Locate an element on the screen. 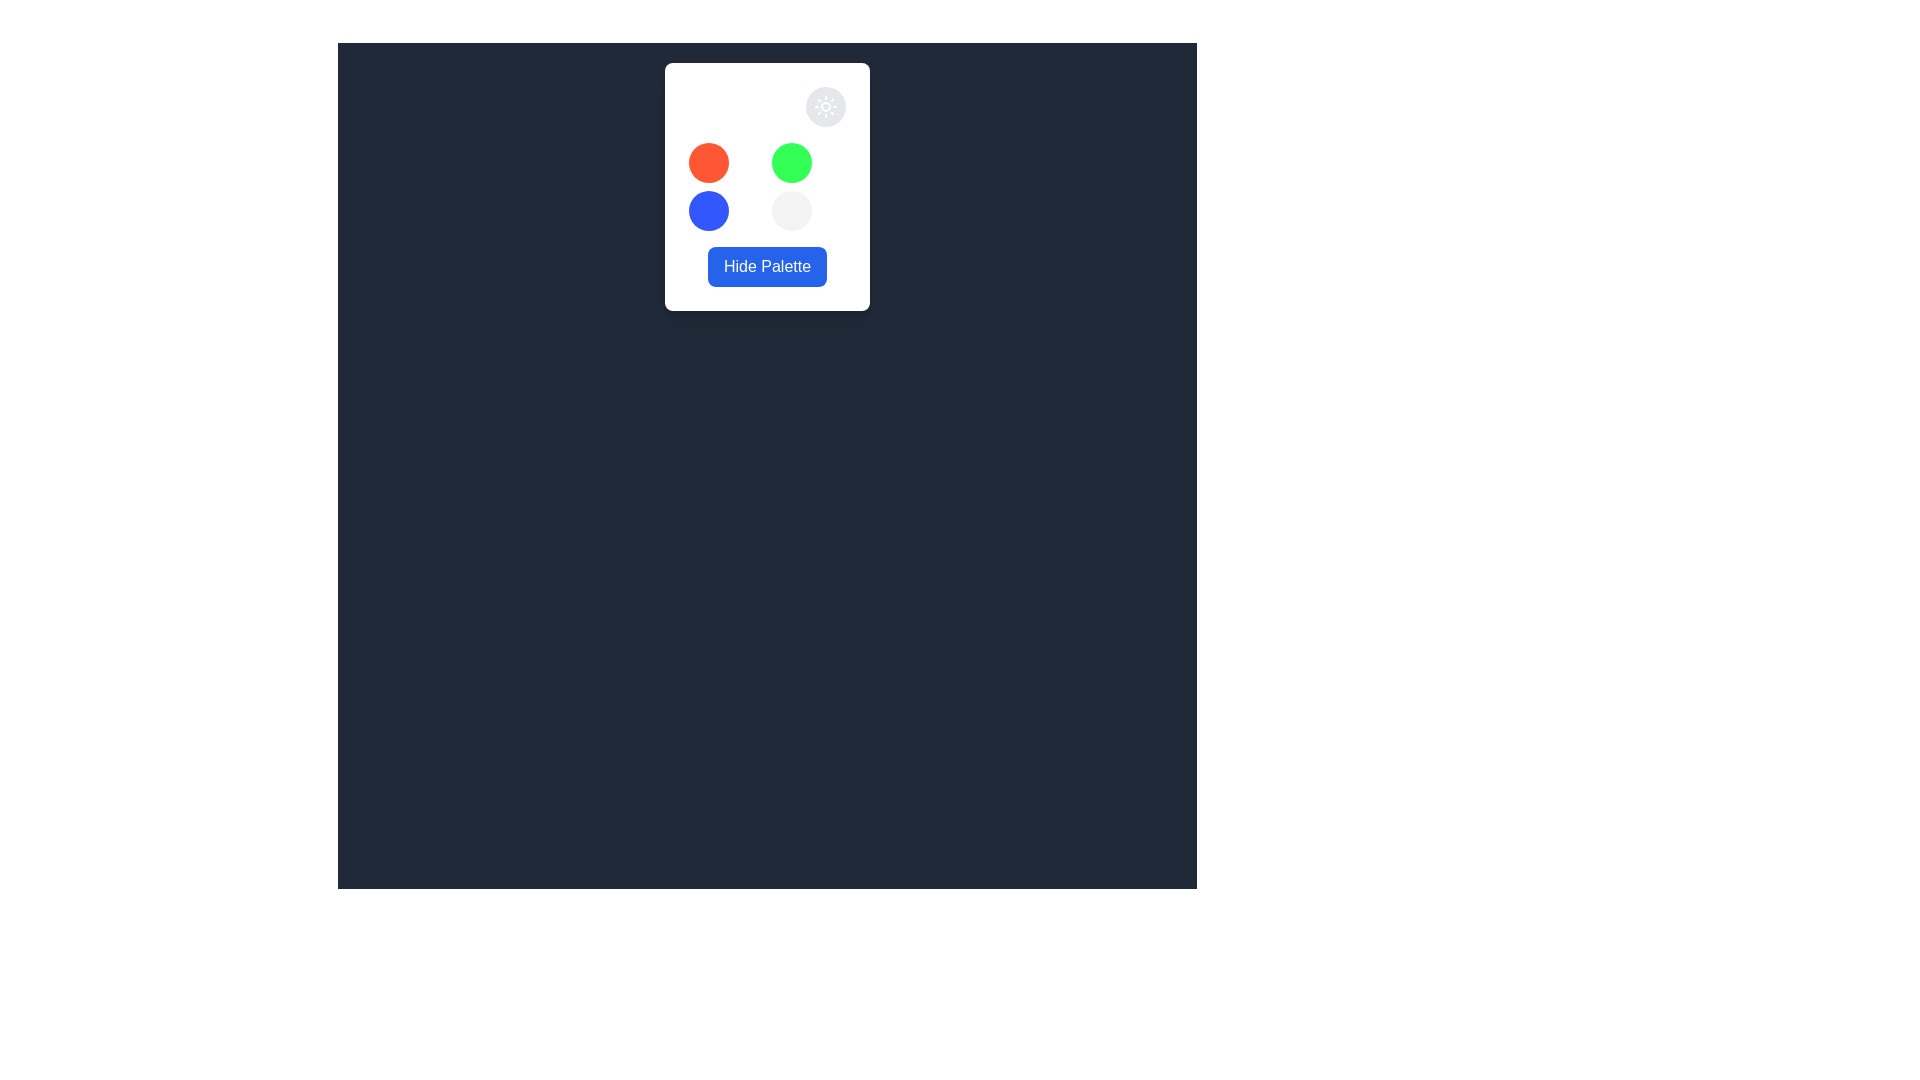 This screenshot has height=1080, width=1920. the circular indicator located in the bottom-left position of a grid layout consisting of four circular items is located at coordinates (709, 211).